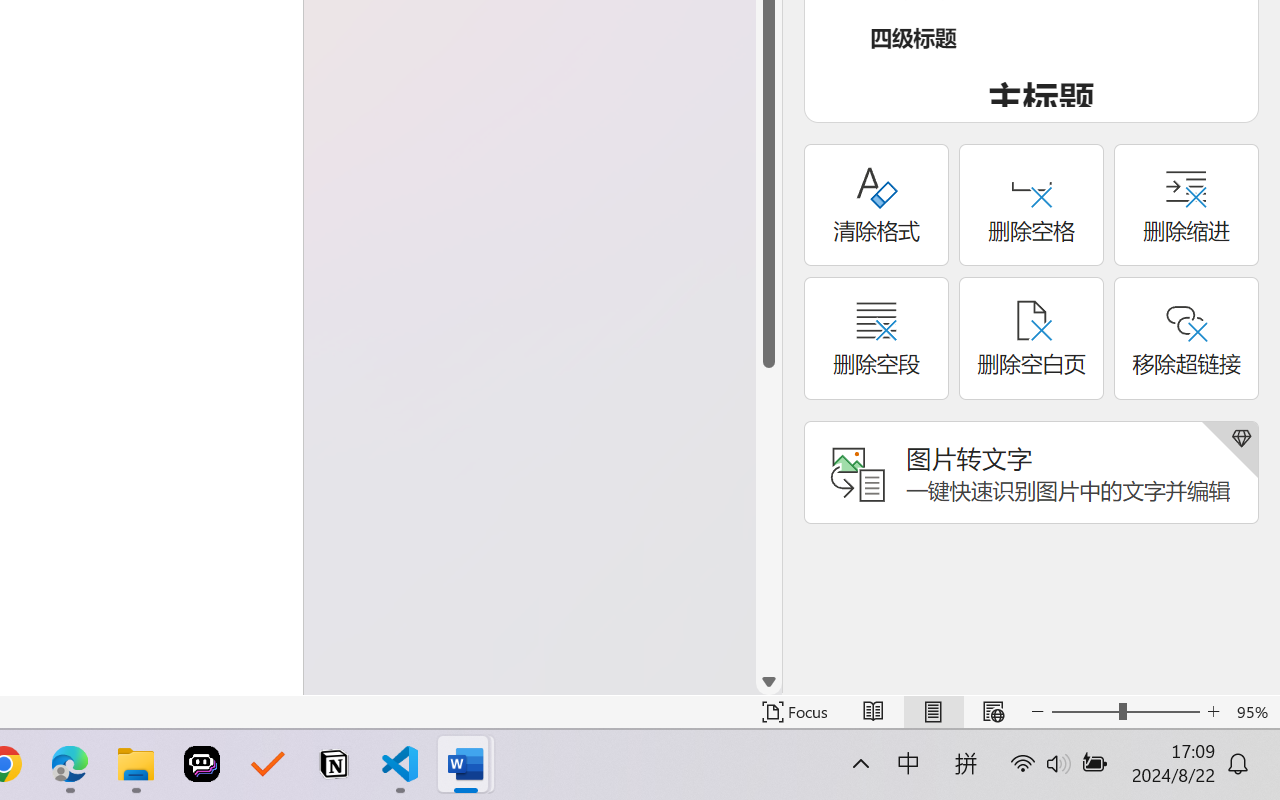 The height and width of the screenshot is (800, 1280). I want to click on 'Line down', so click(768, 682).